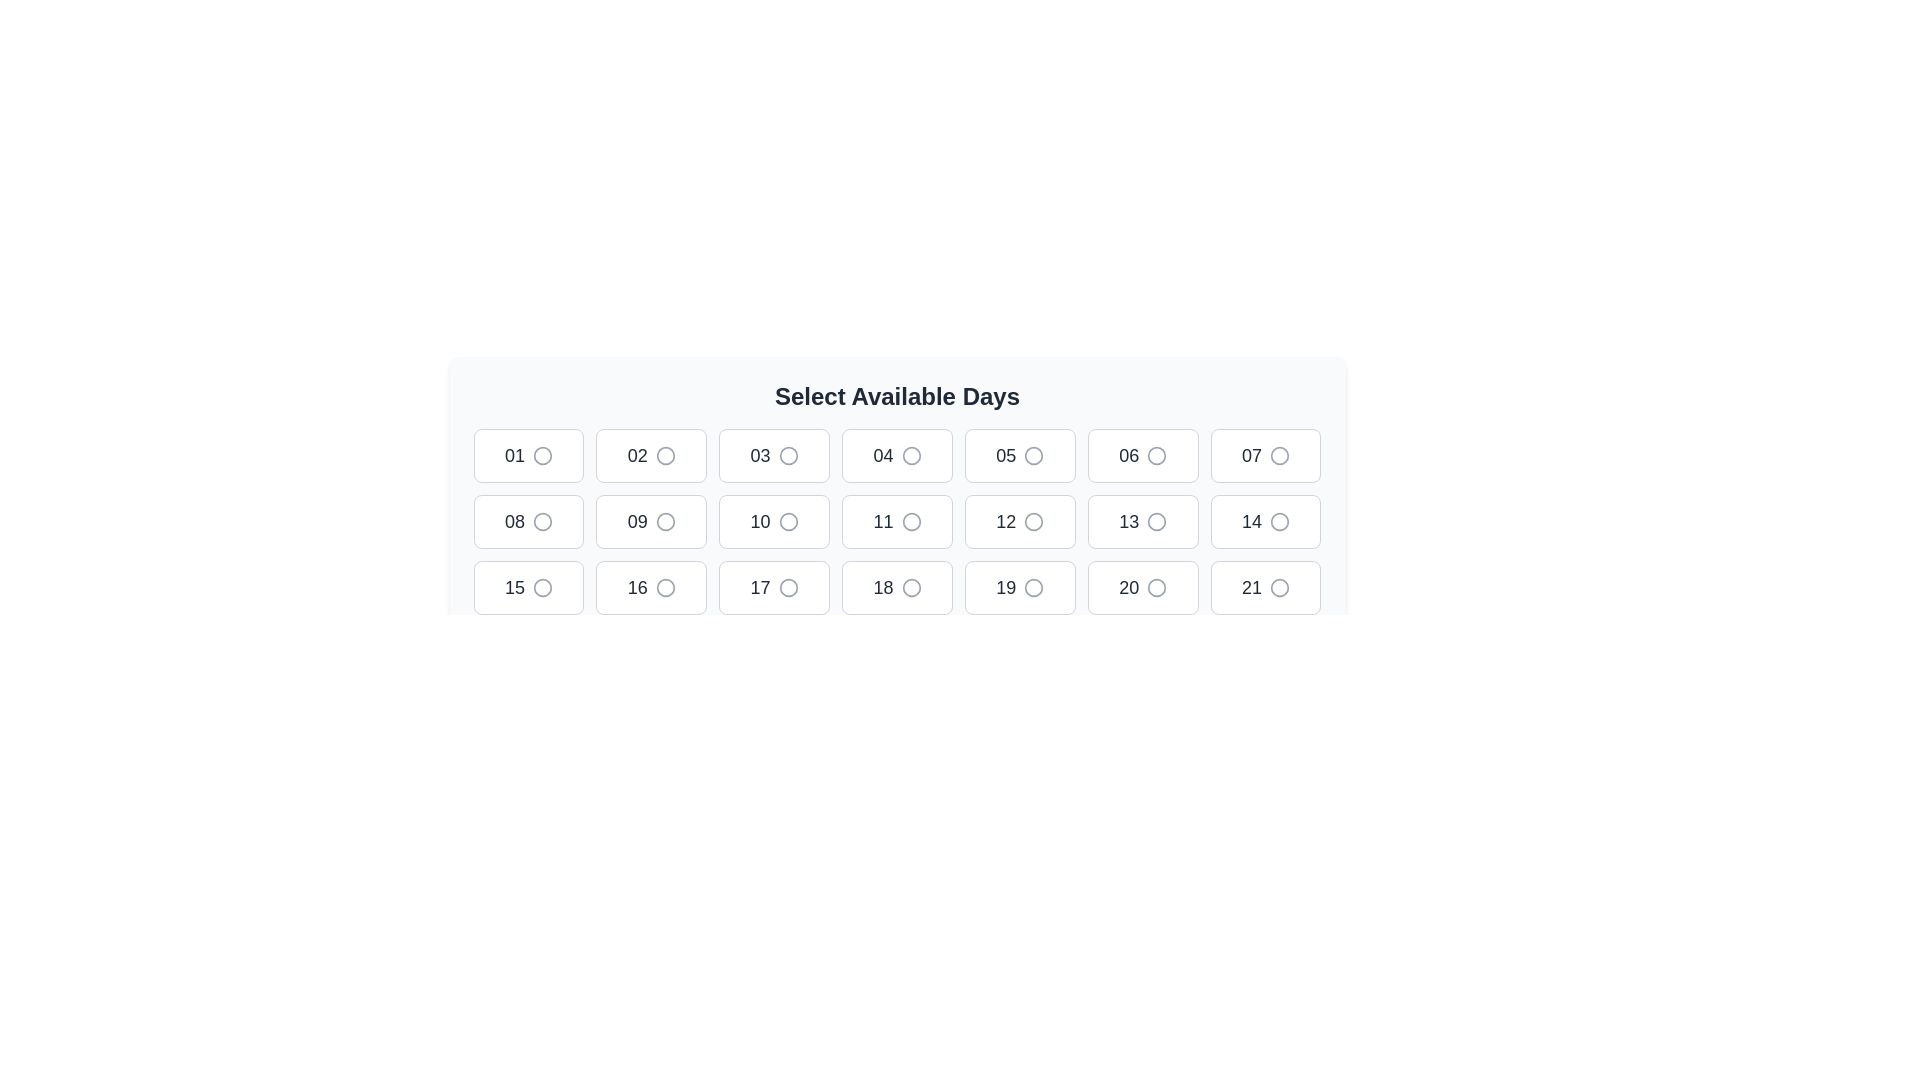 This screenshot has width=1920, height=1080. Describe the element at coordinates (1143, 520) in the screenshot. I see `the radio button labeled '13' in the 'Select Available Days' grid` at that location.